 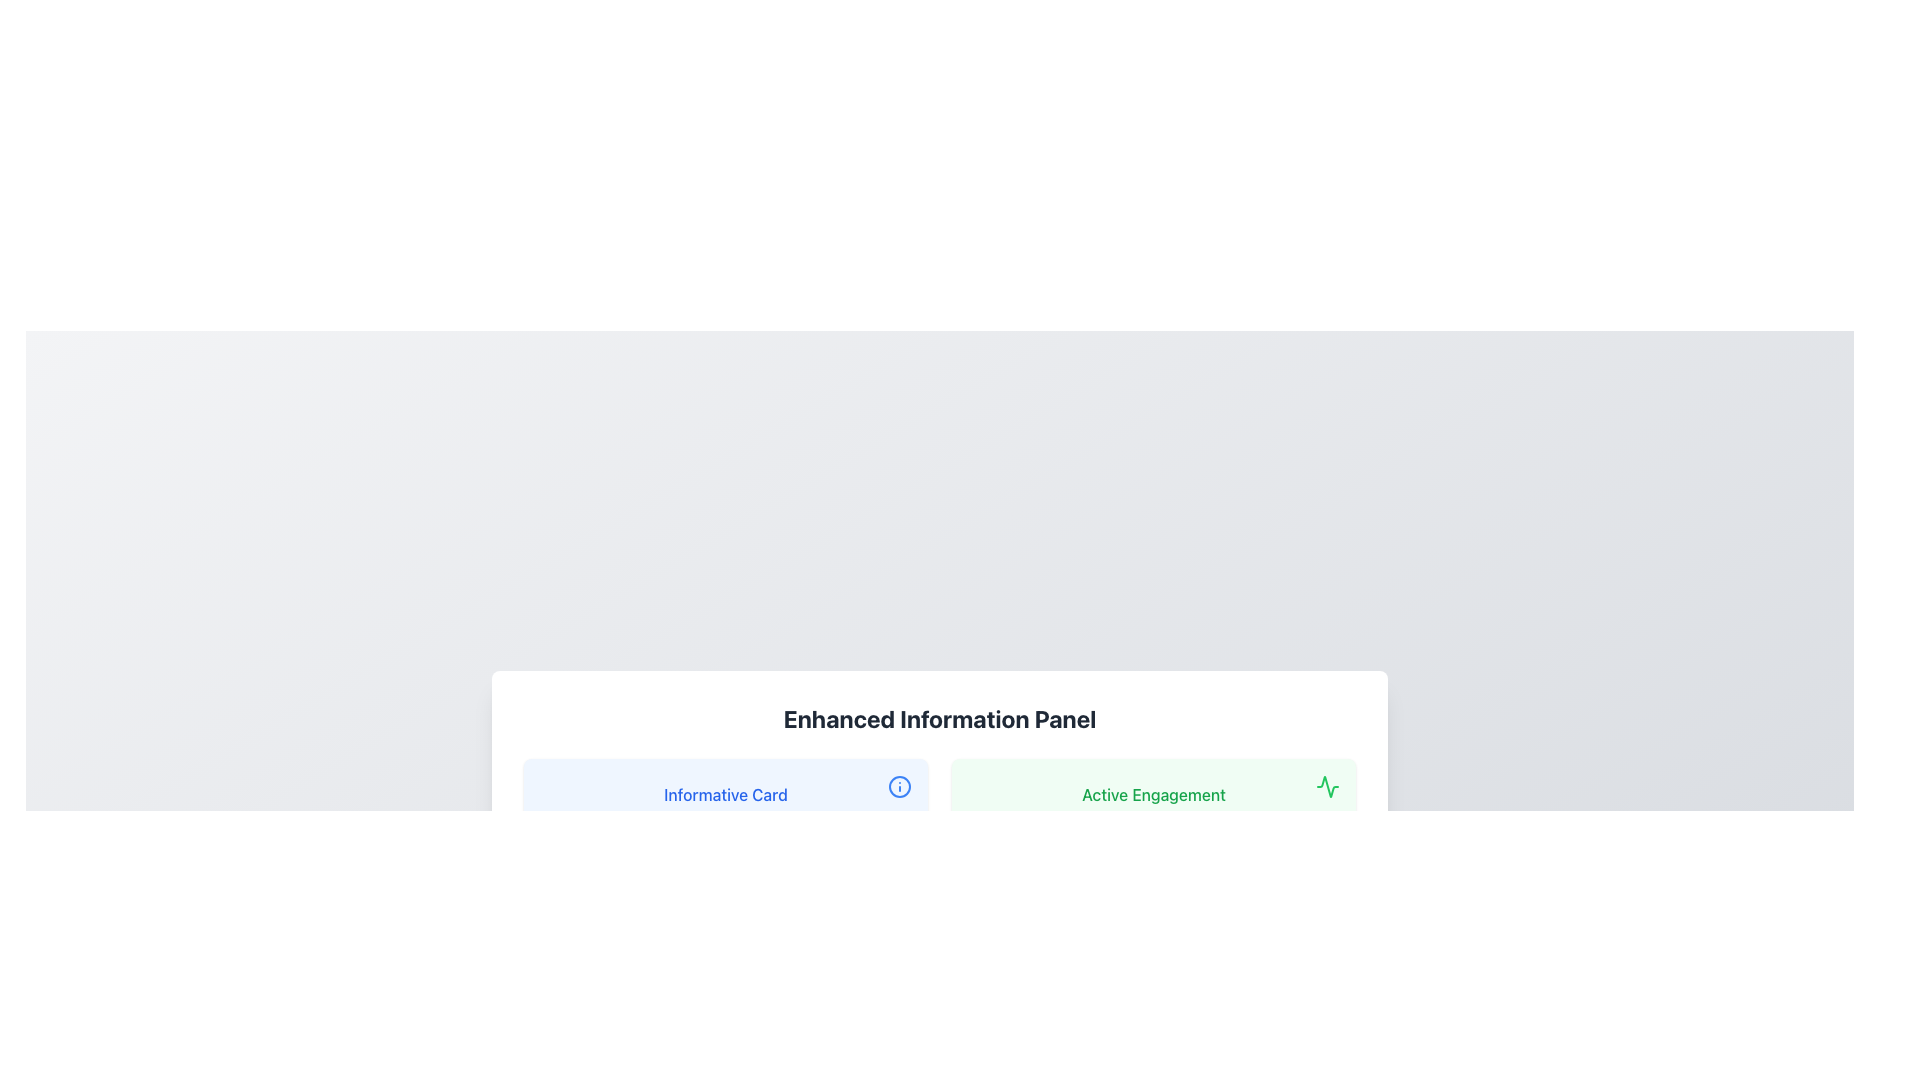 I want to click on the Text Label element that serves as the title or header for the card, positioned at the topmost part of the card beneath the icon in the top-right corner, so click(x=724, y=793).